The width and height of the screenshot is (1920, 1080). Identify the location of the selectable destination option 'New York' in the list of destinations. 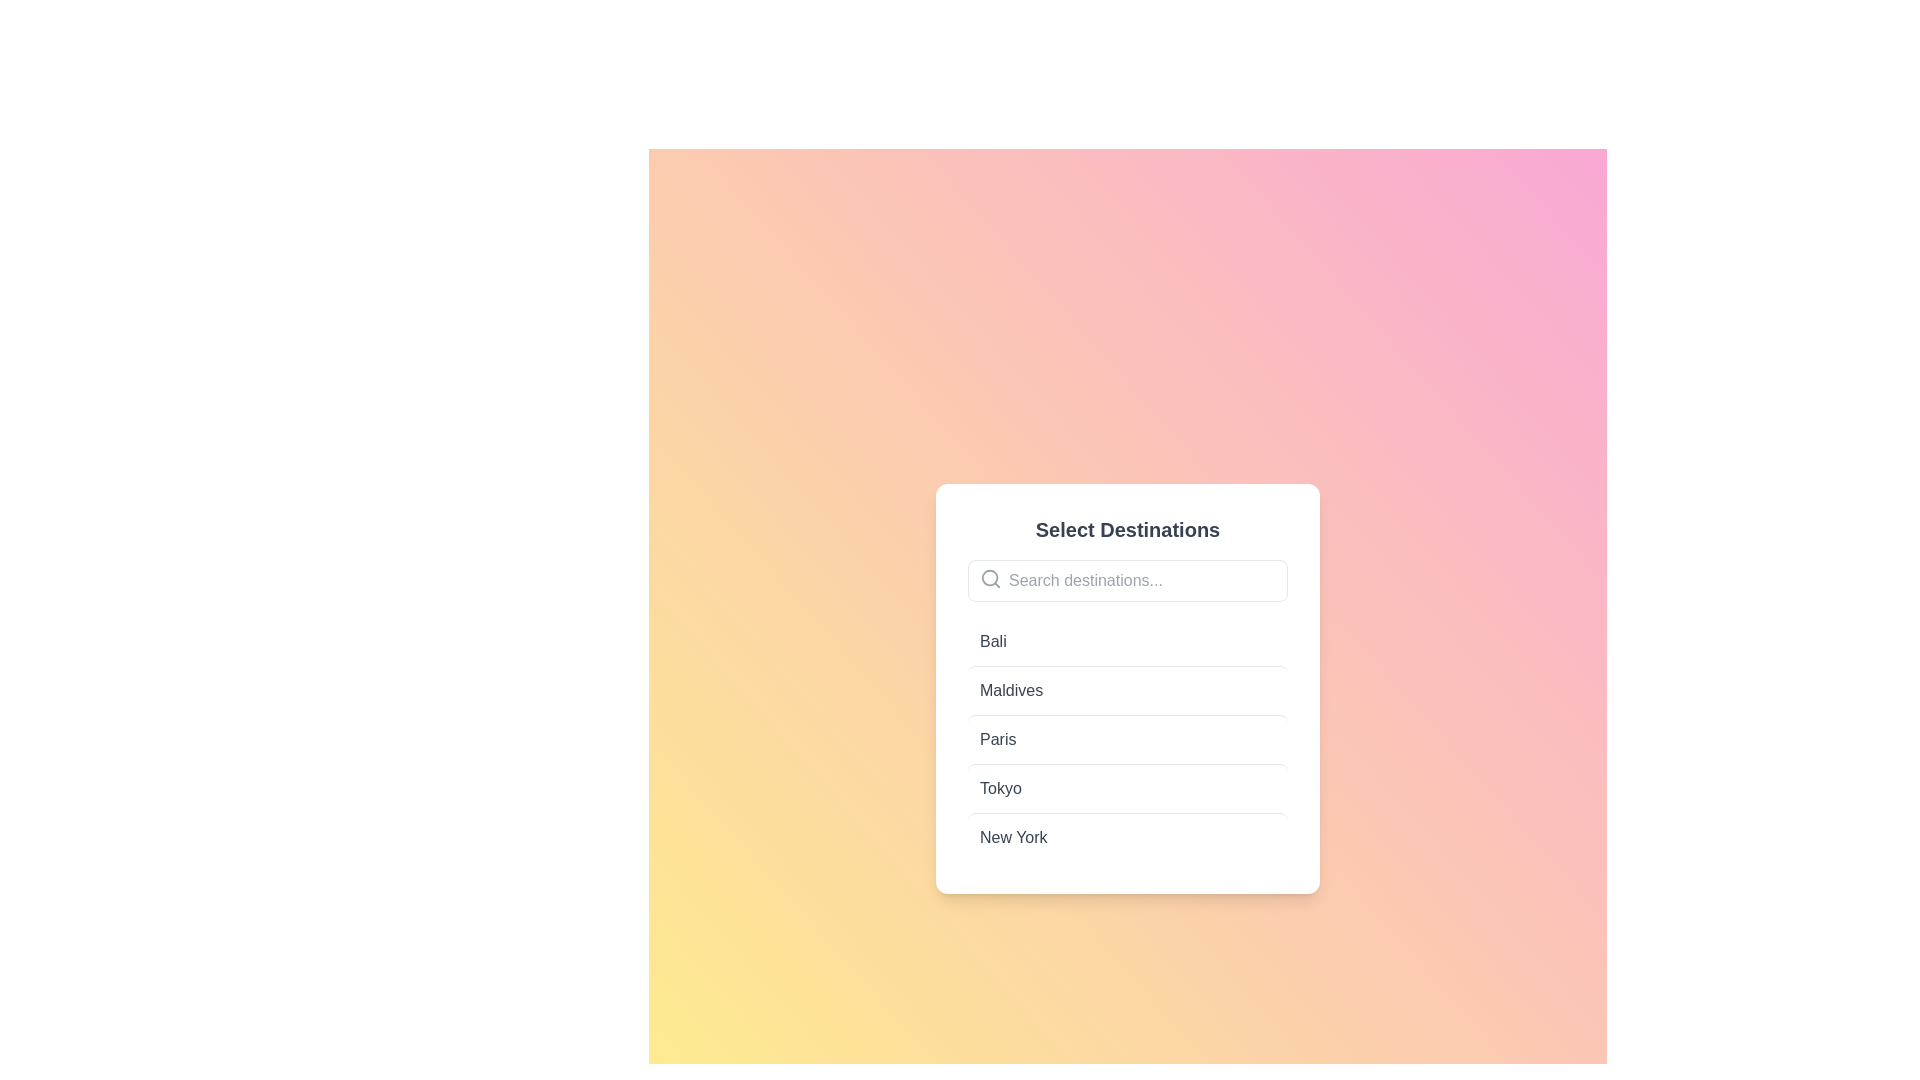
(1128, 837).